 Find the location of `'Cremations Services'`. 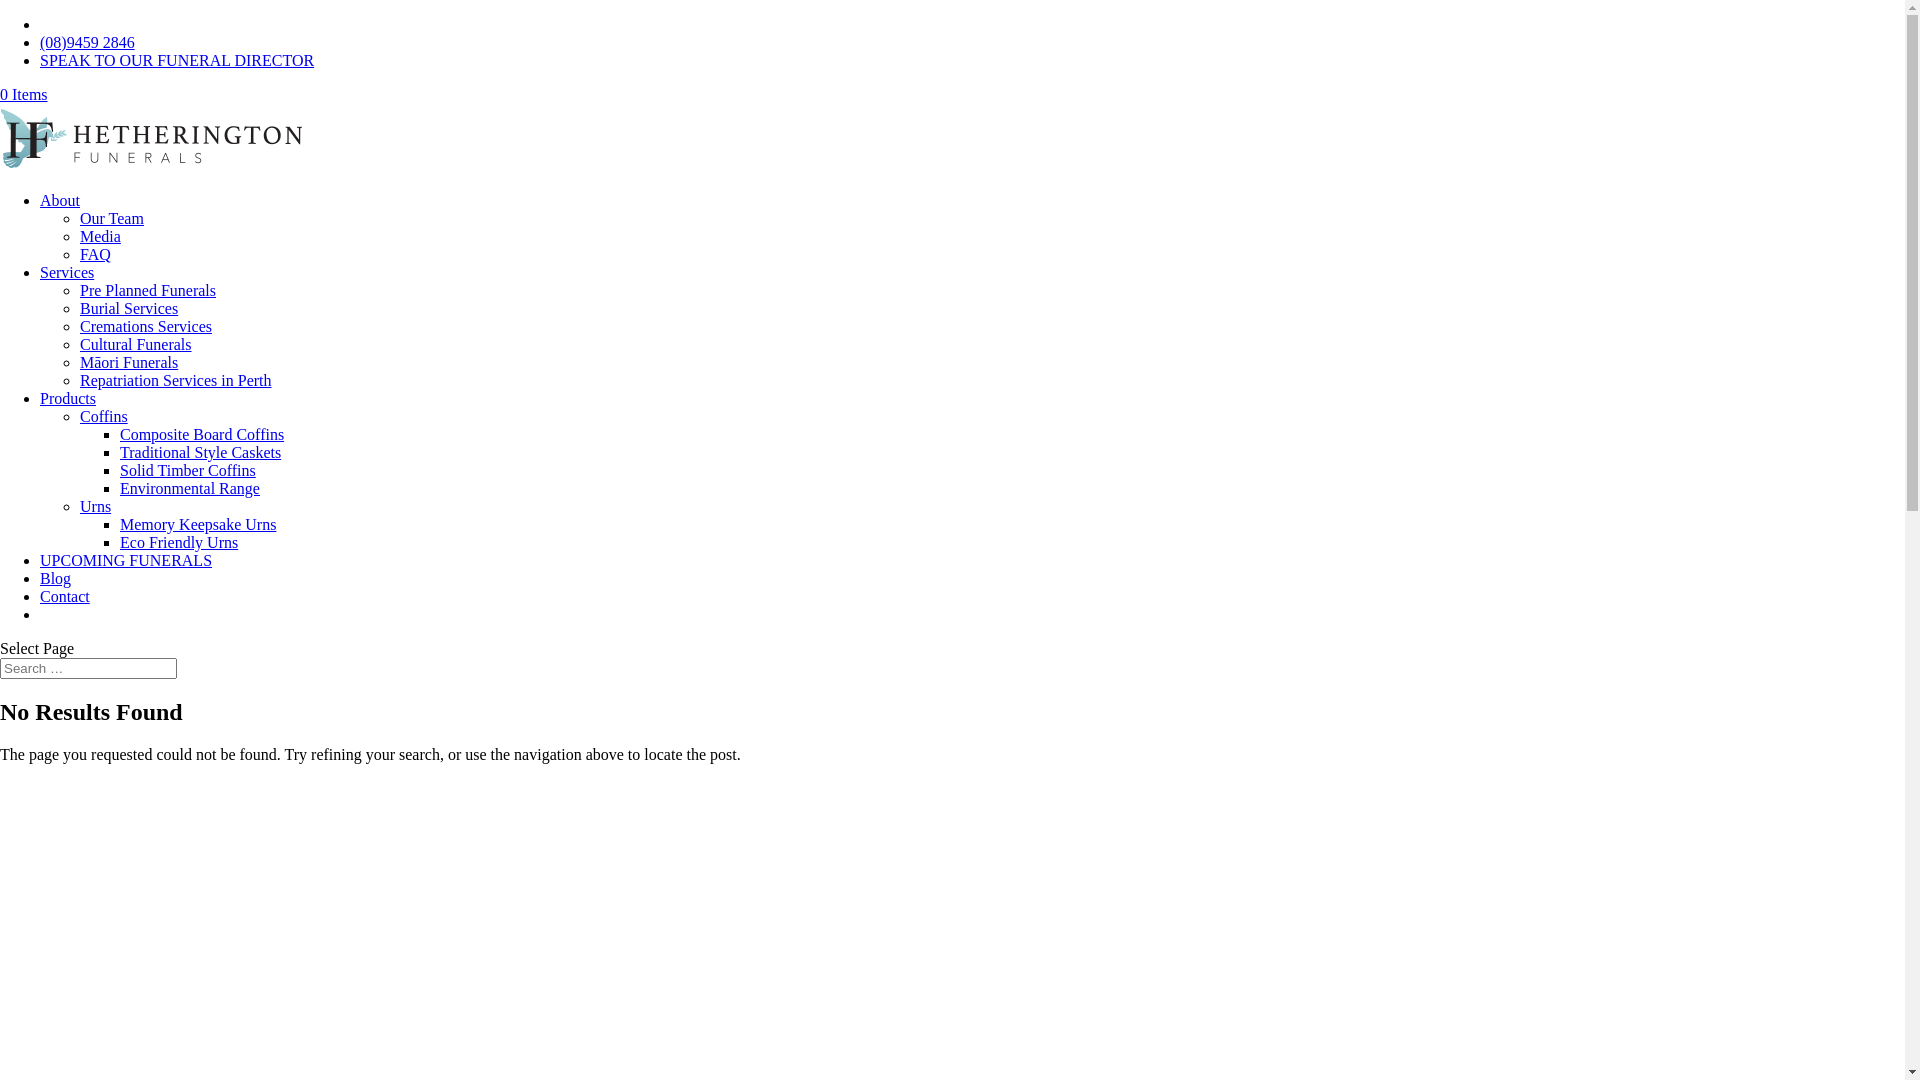

'Cremations Services' is located at coordinates (144, 325).